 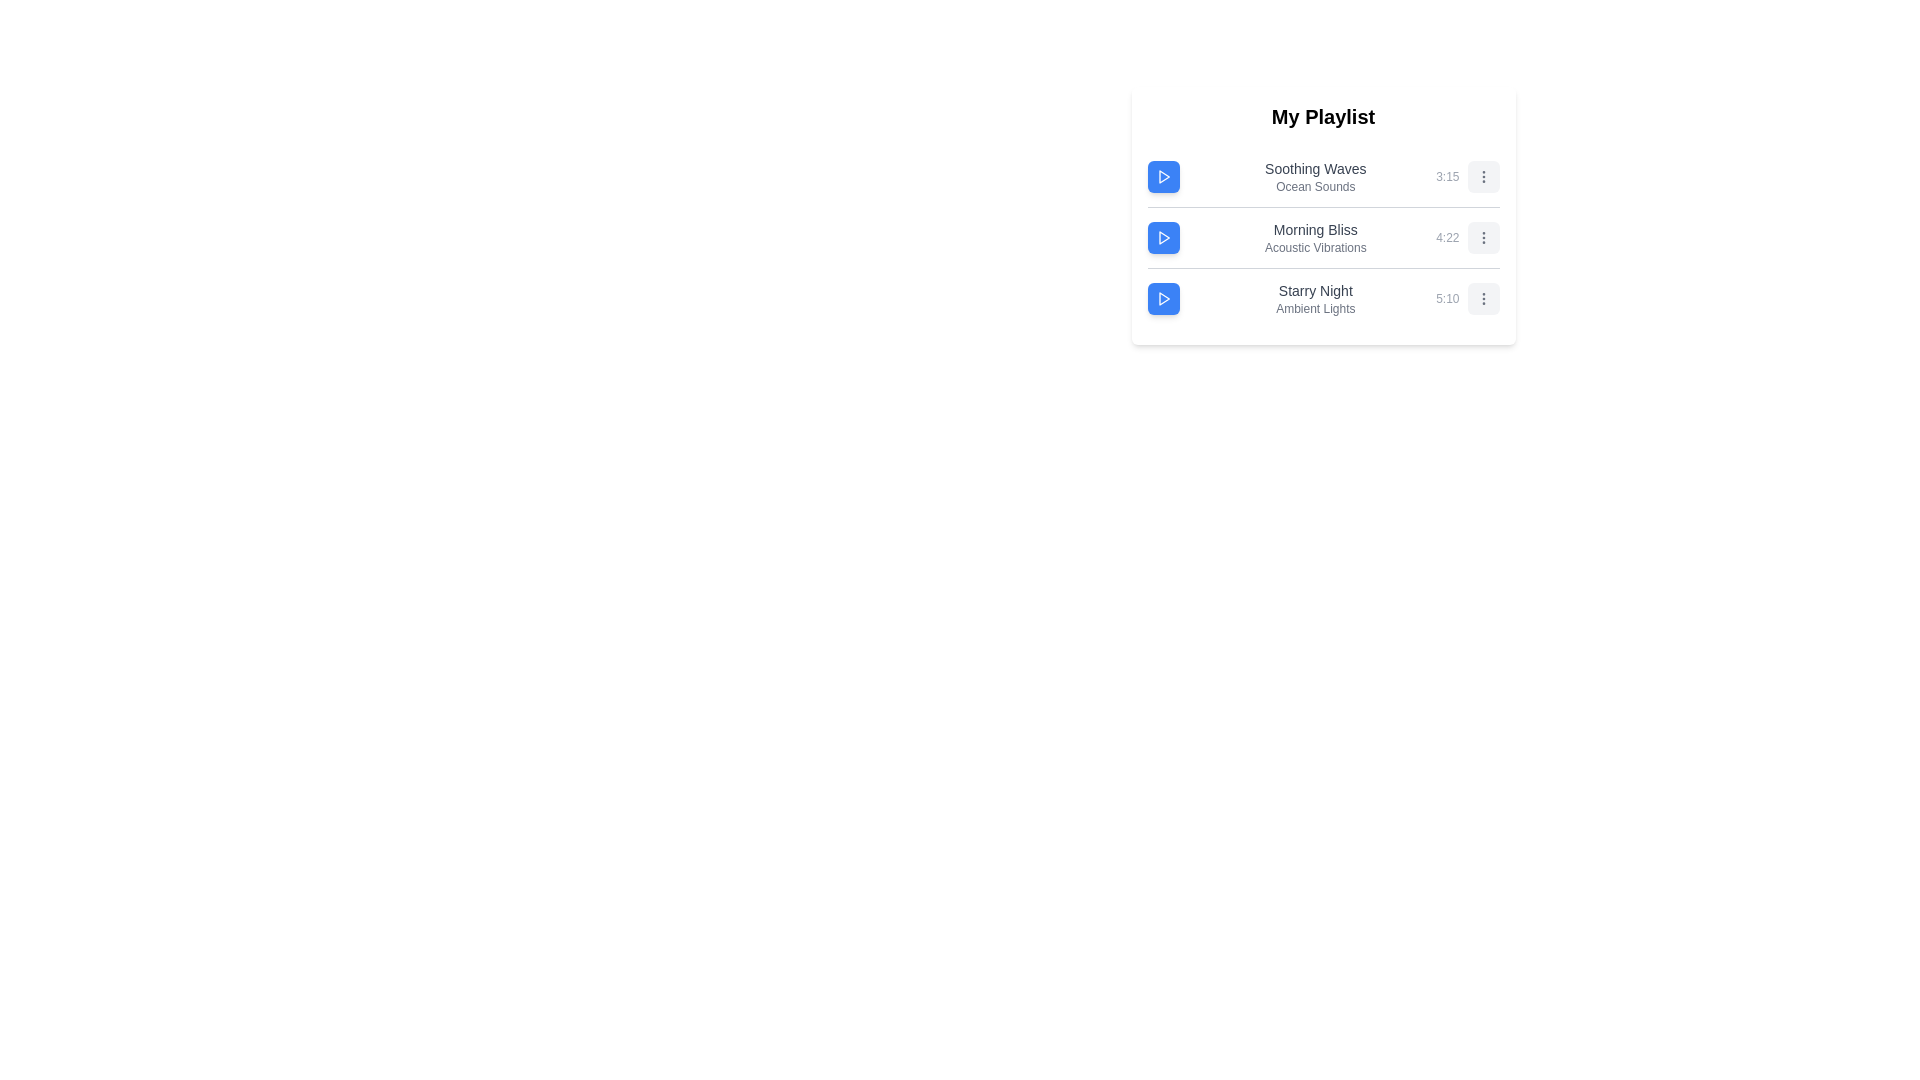 What do you see at coordinates (1315, 168) in the screenshot?
I see `the 'Soothing Waves' text label element, which is styled in medium gray and is located above the subtitle 'Ocean Sounds' in the 'My Playlist' section` at bounding box center [1315, 168].